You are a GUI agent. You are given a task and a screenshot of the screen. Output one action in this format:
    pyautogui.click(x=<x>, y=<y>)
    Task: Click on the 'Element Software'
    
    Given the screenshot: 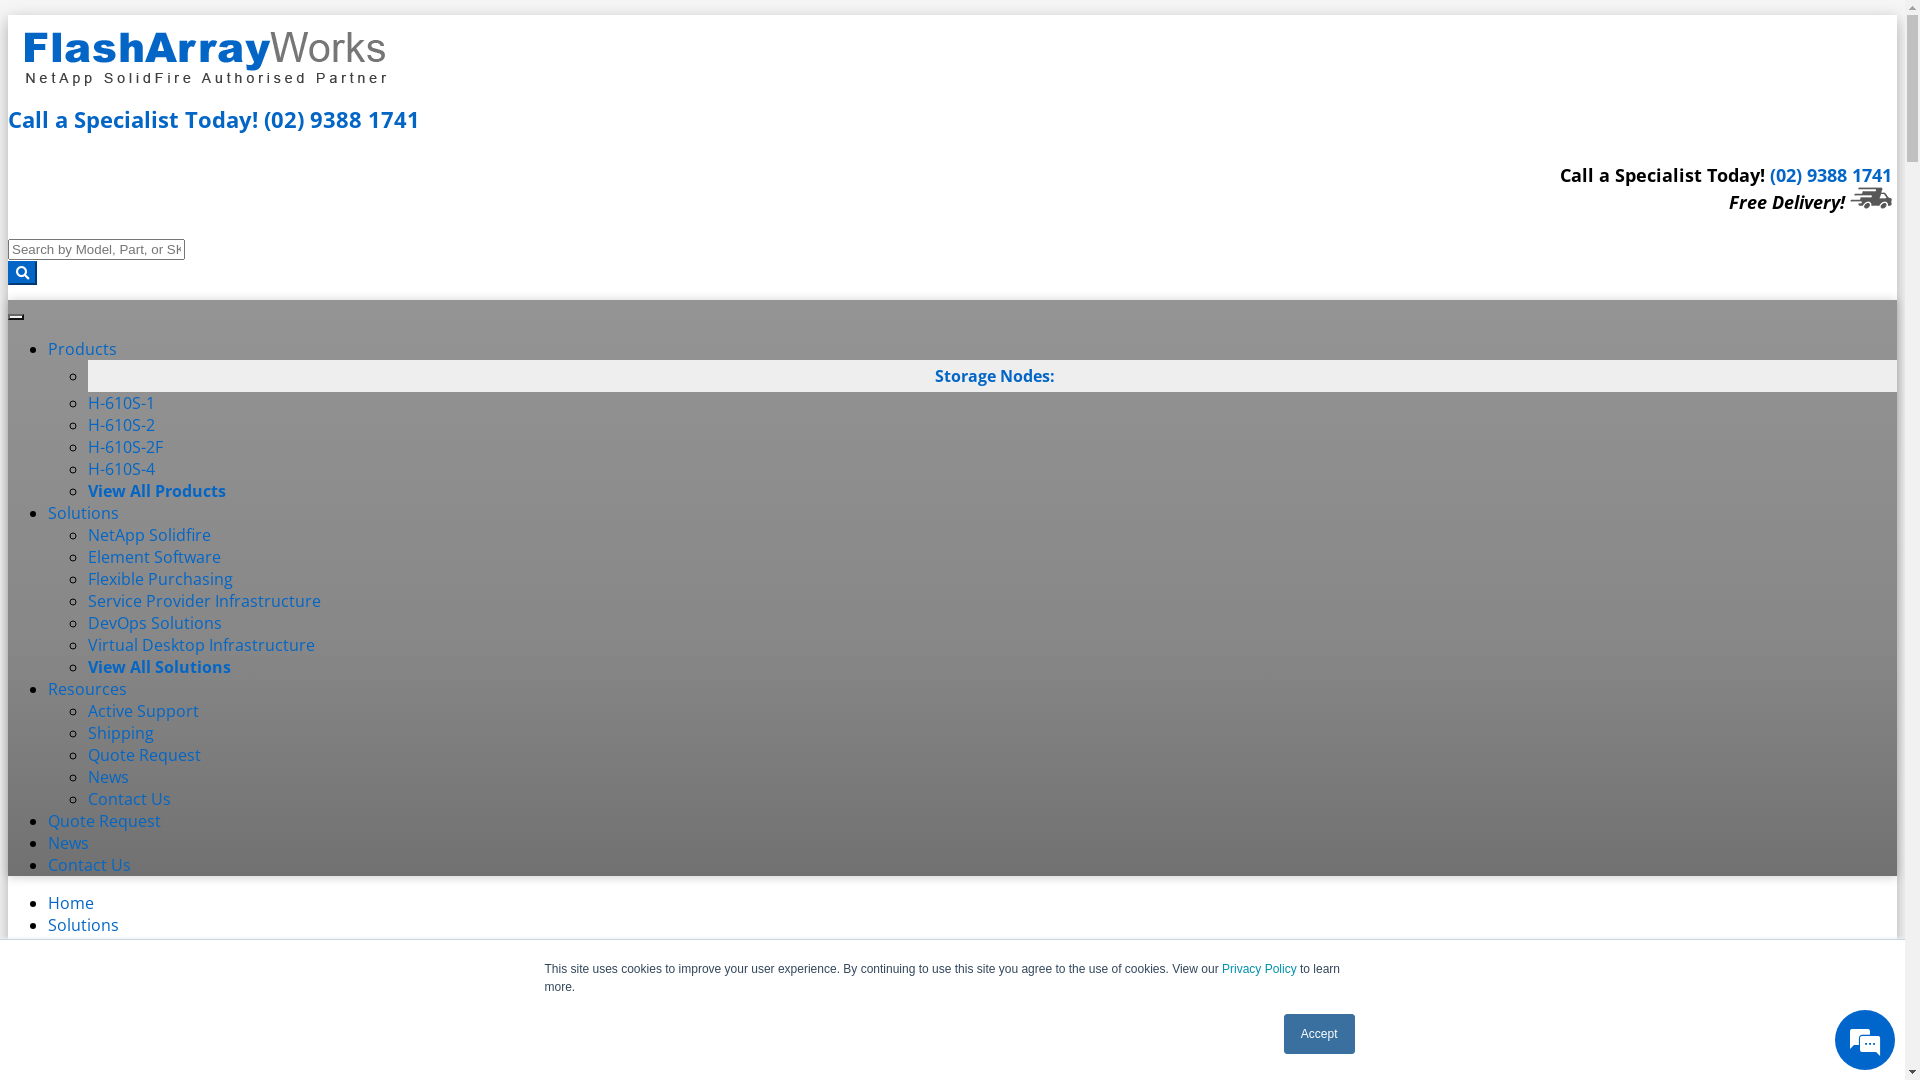 What is the action you would take?
    pyautogui.click(x=153, y=556)
    